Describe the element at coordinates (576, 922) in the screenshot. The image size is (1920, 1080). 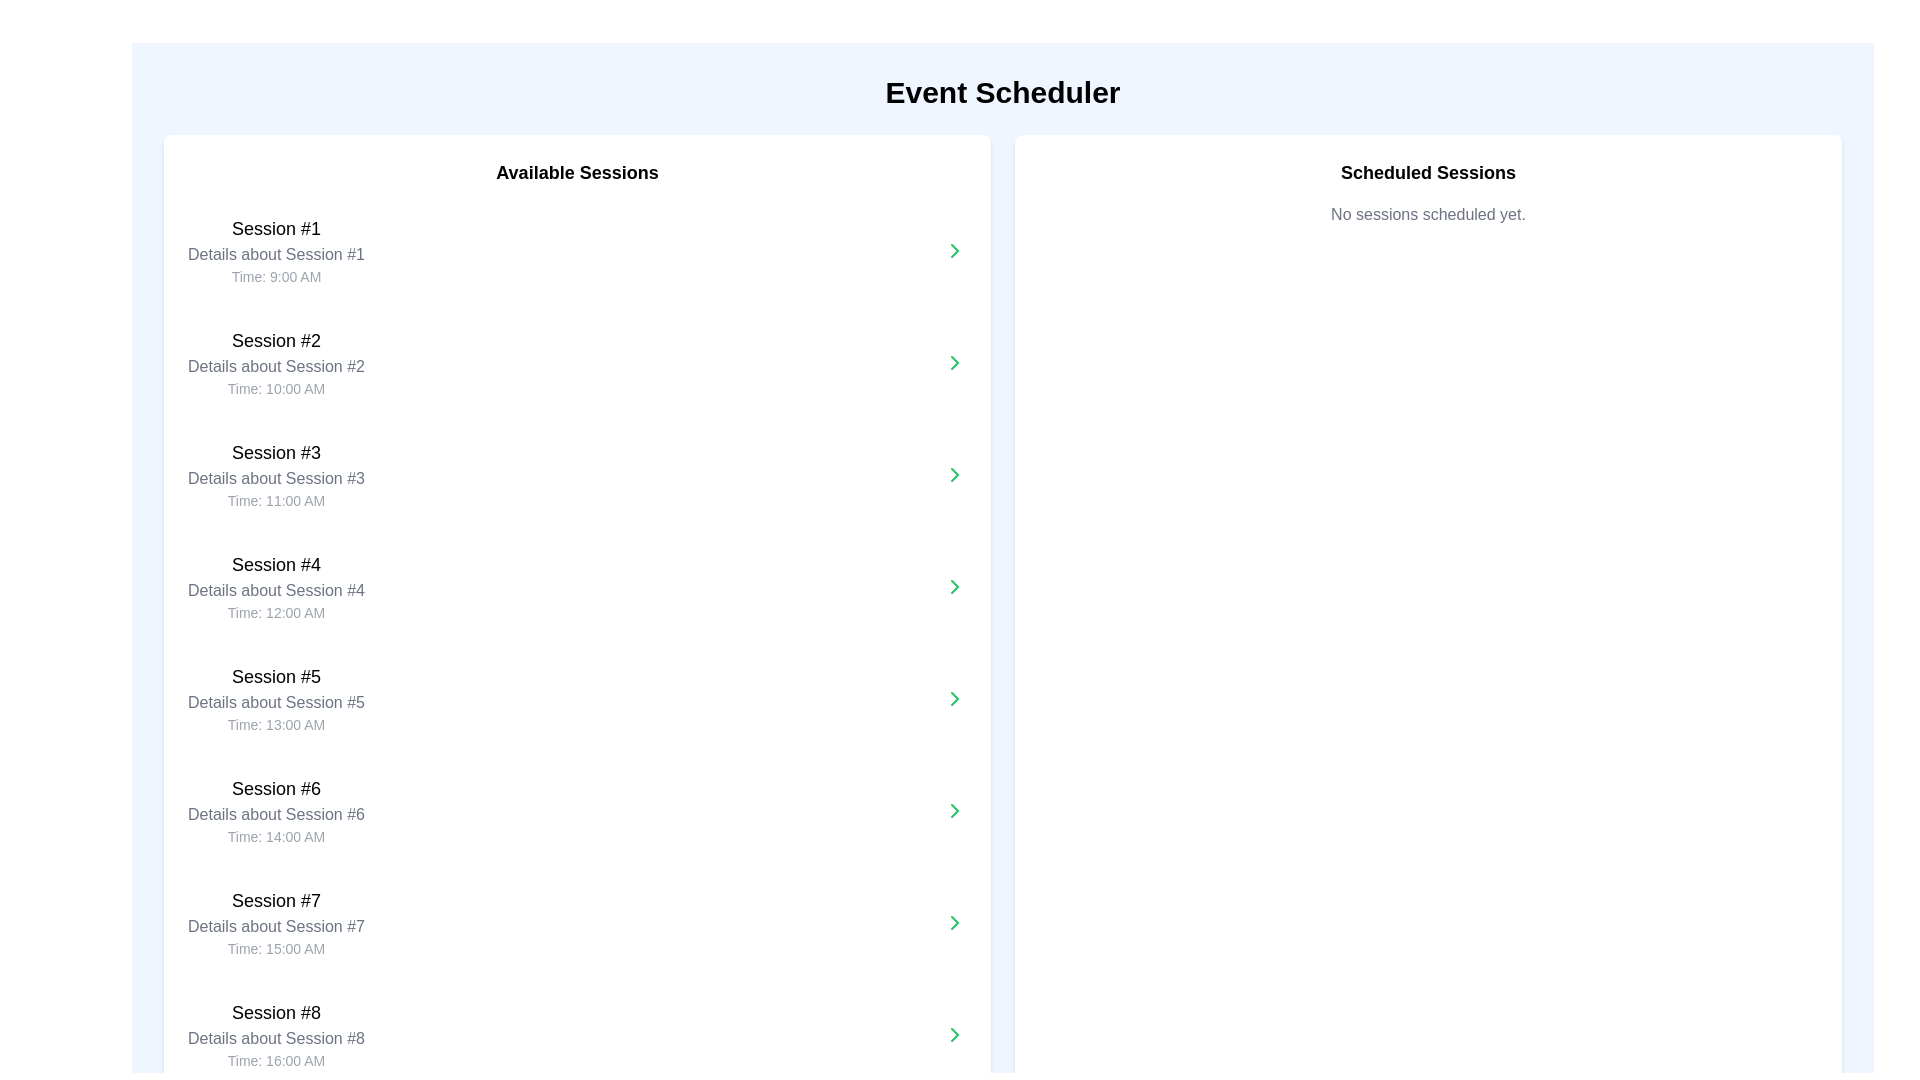
I see `the forward navigation button on the session detail card for 'Session #7' located in the 'Available Sessions' section` at that location.